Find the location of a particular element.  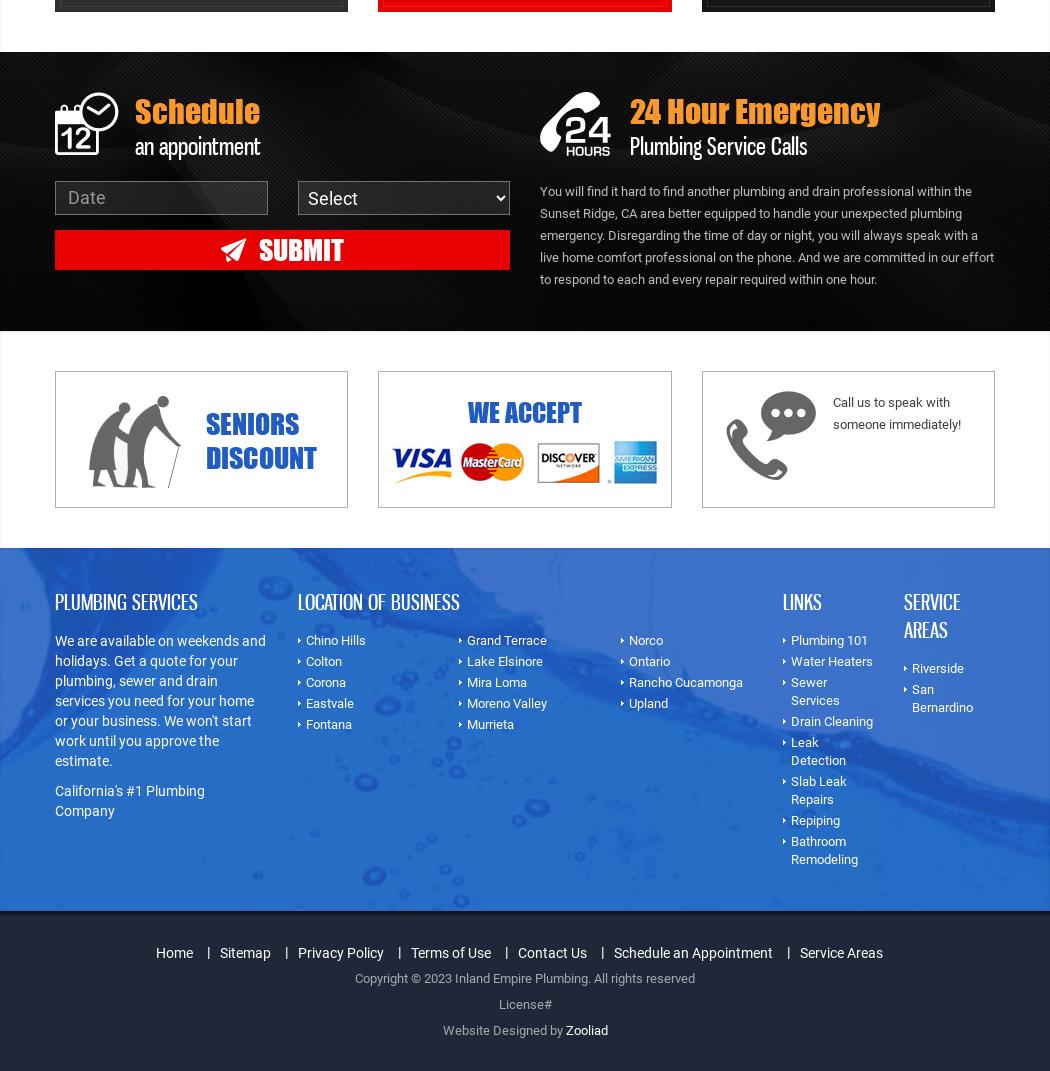

'Rancho Cucamonga' is located at coordinates (685, 680).